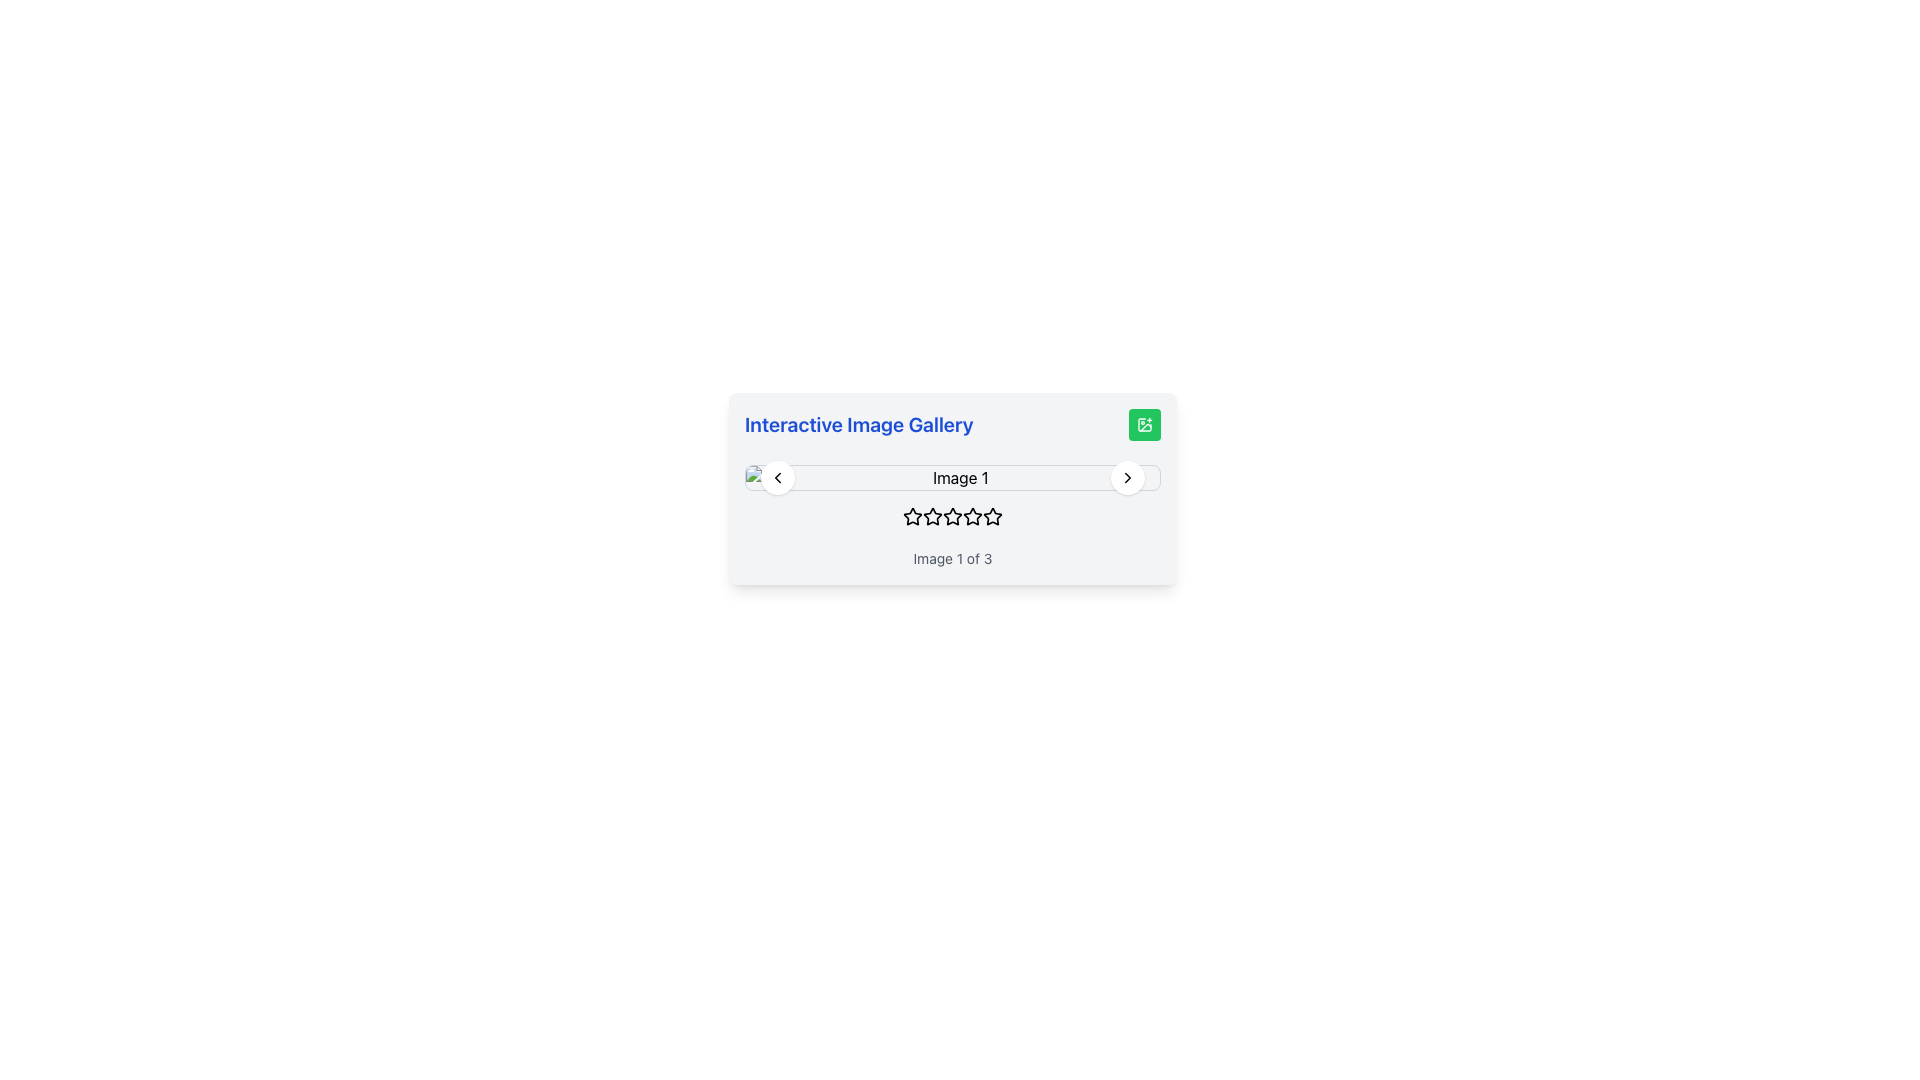  I want to click on the fifth star in the rating mechanism below the title 'Interactive Image Gallery', so click(993, 515).